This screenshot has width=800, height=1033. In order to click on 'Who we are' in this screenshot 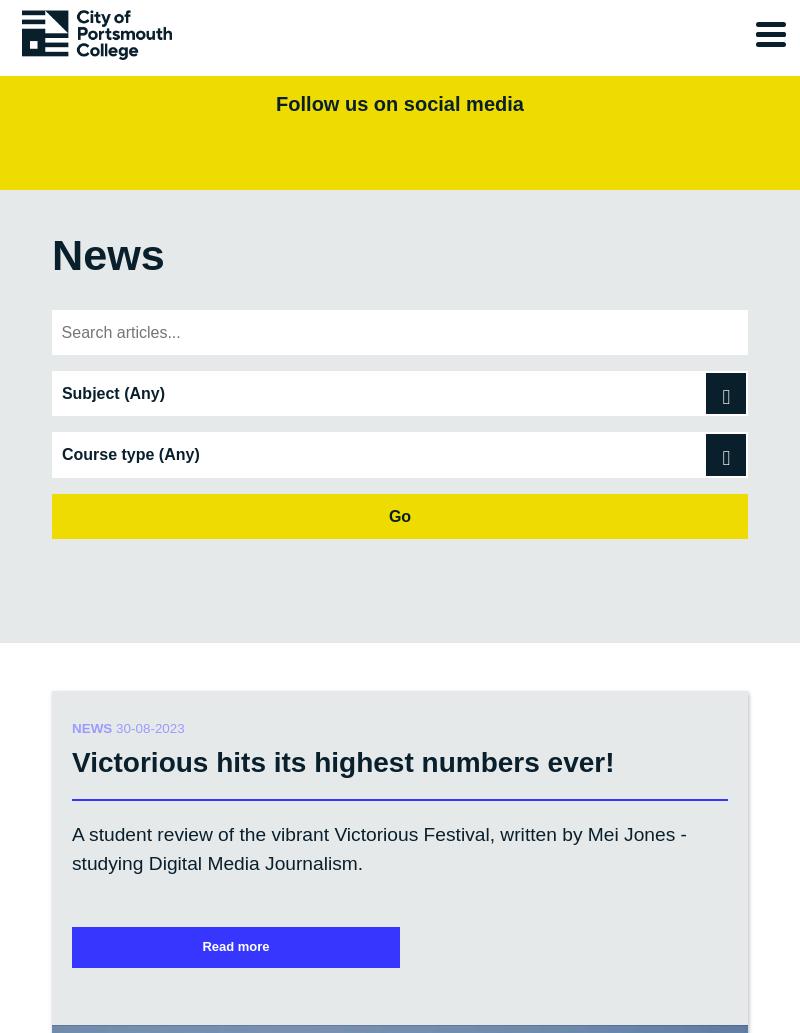, I will do `click(108, 612)`.